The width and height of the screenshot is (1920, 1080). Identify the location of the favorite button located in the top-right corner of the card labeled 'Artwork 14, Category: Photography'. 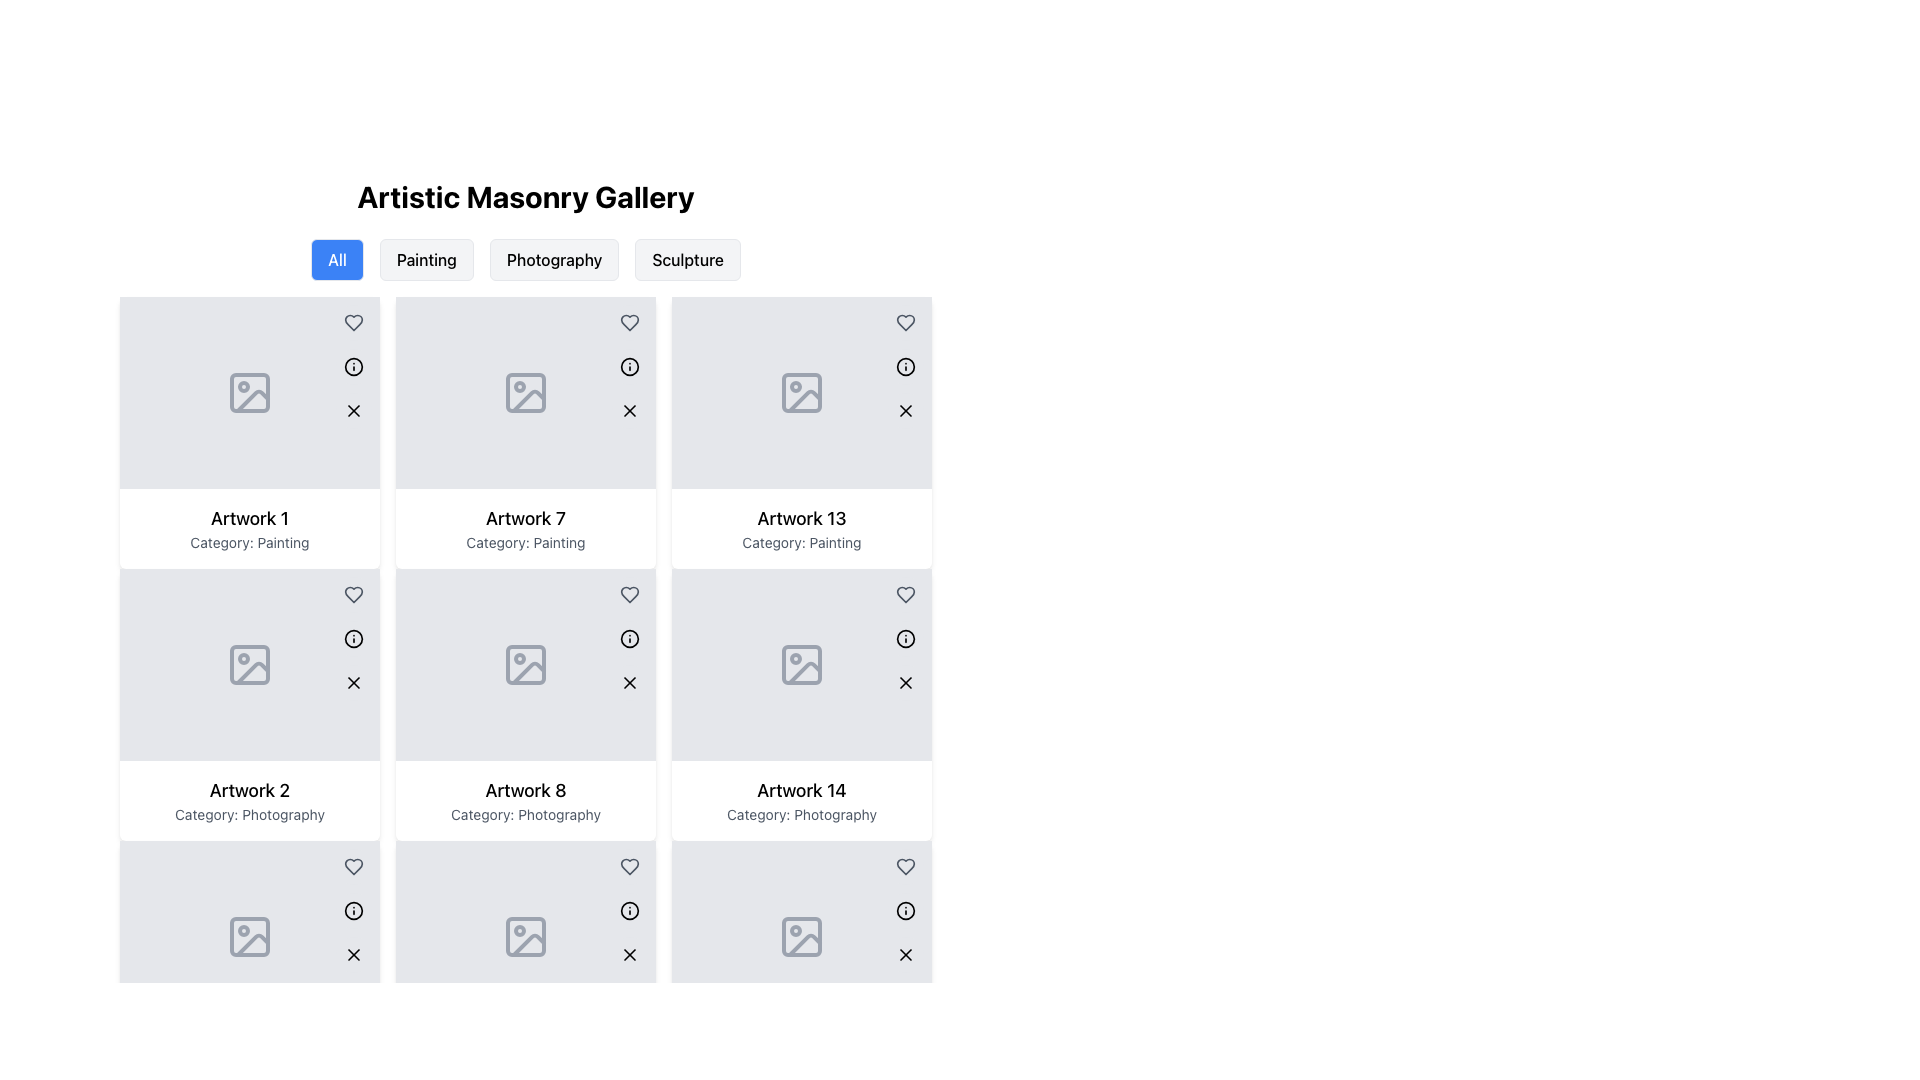
(905, 866).